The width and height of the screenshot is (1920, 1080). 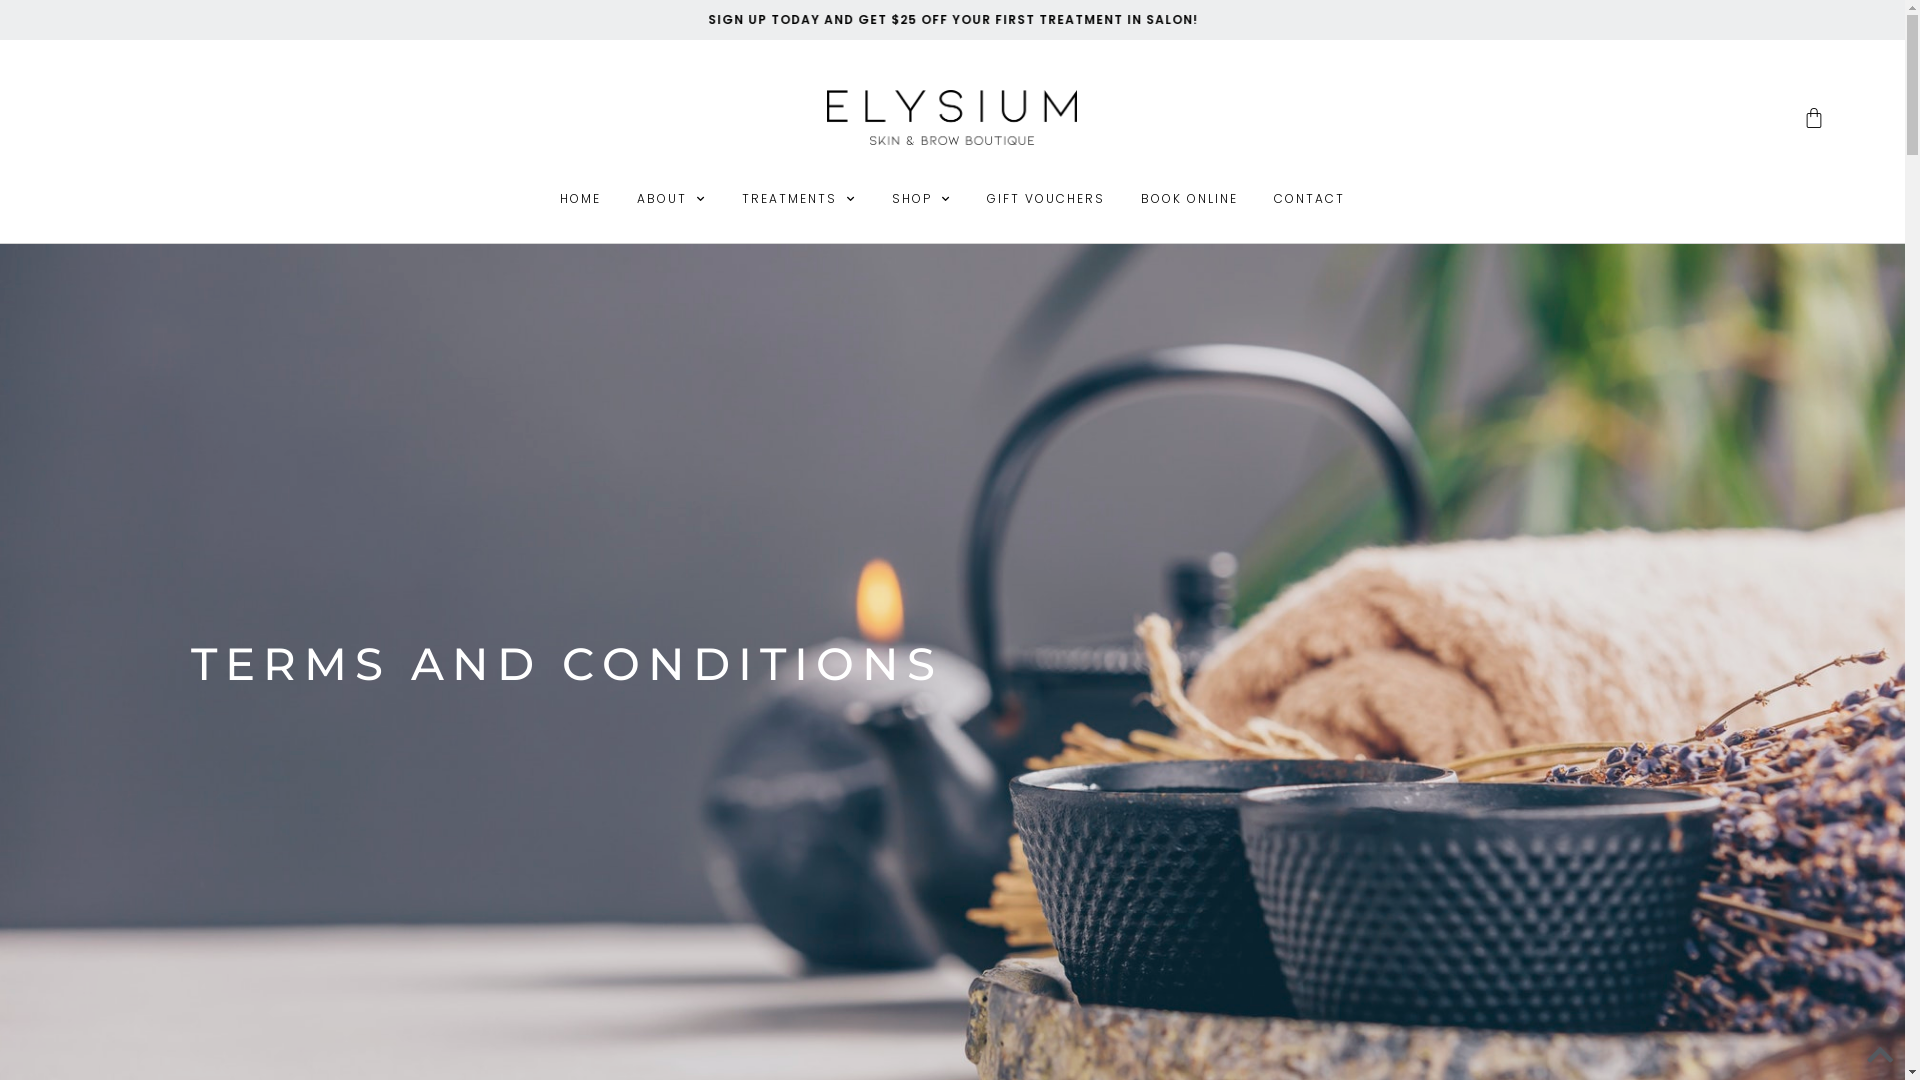 I want to click on 'HOME', so click(x=579, y=199).